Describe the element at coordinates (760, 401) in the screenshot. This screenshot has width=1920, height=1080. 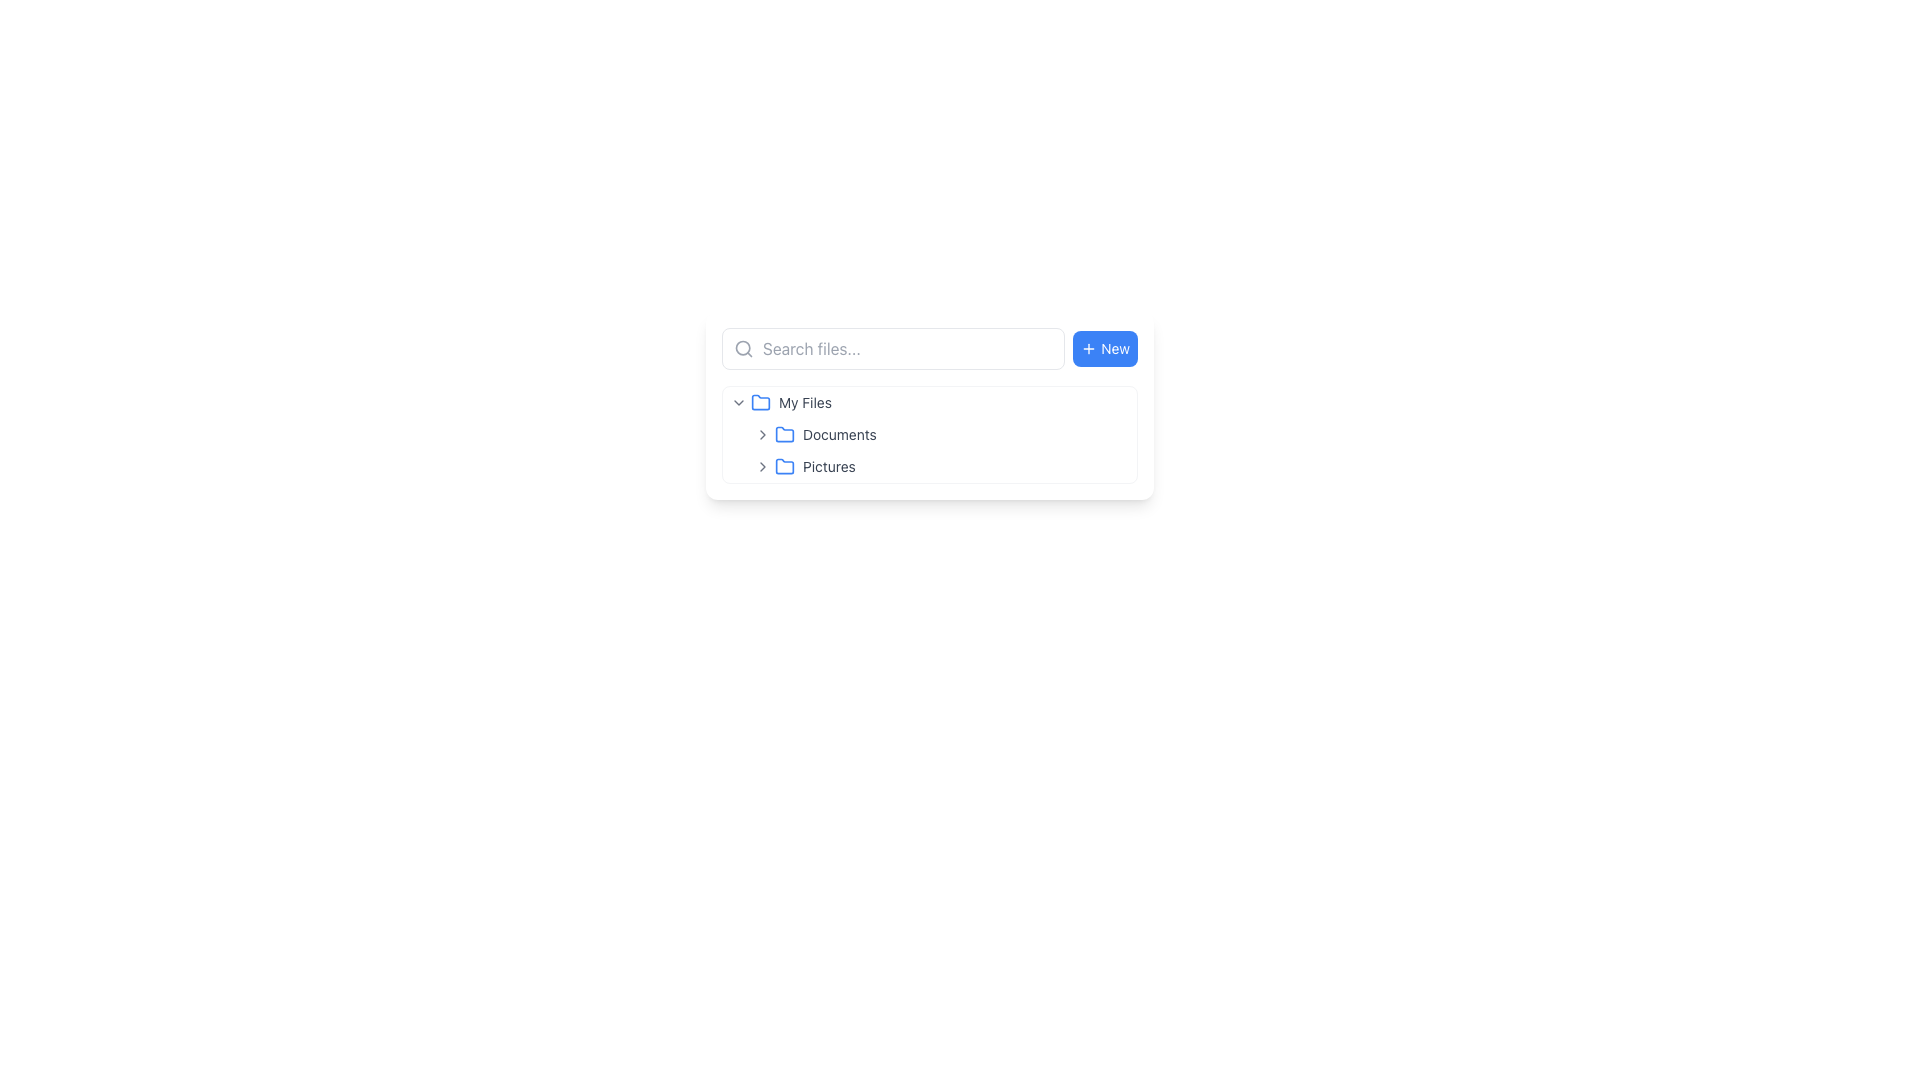
I see `the folder icon located to the left of the 'My Files' label in the file management system to interact with it` at that location.